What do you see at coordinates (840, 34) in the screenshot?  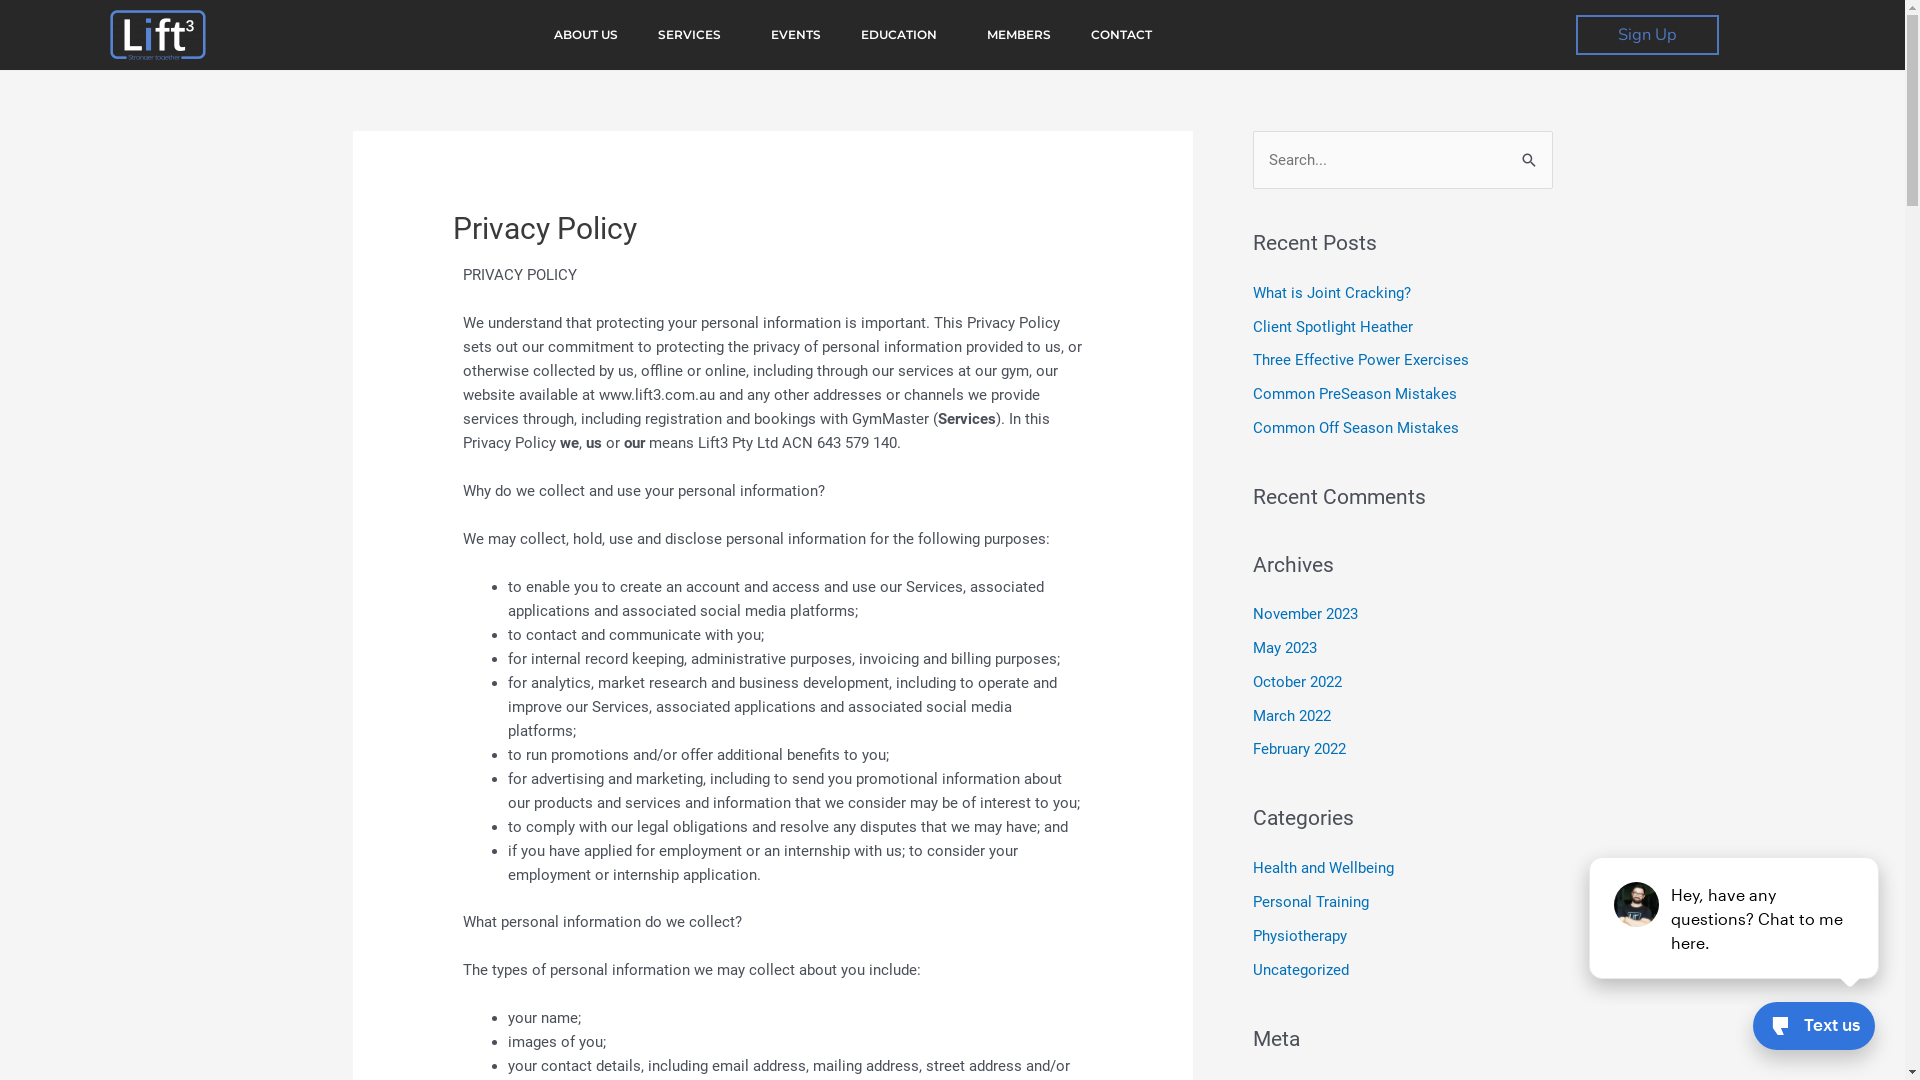 I see `'EDUCATION'` at bounding box center [840, 34].